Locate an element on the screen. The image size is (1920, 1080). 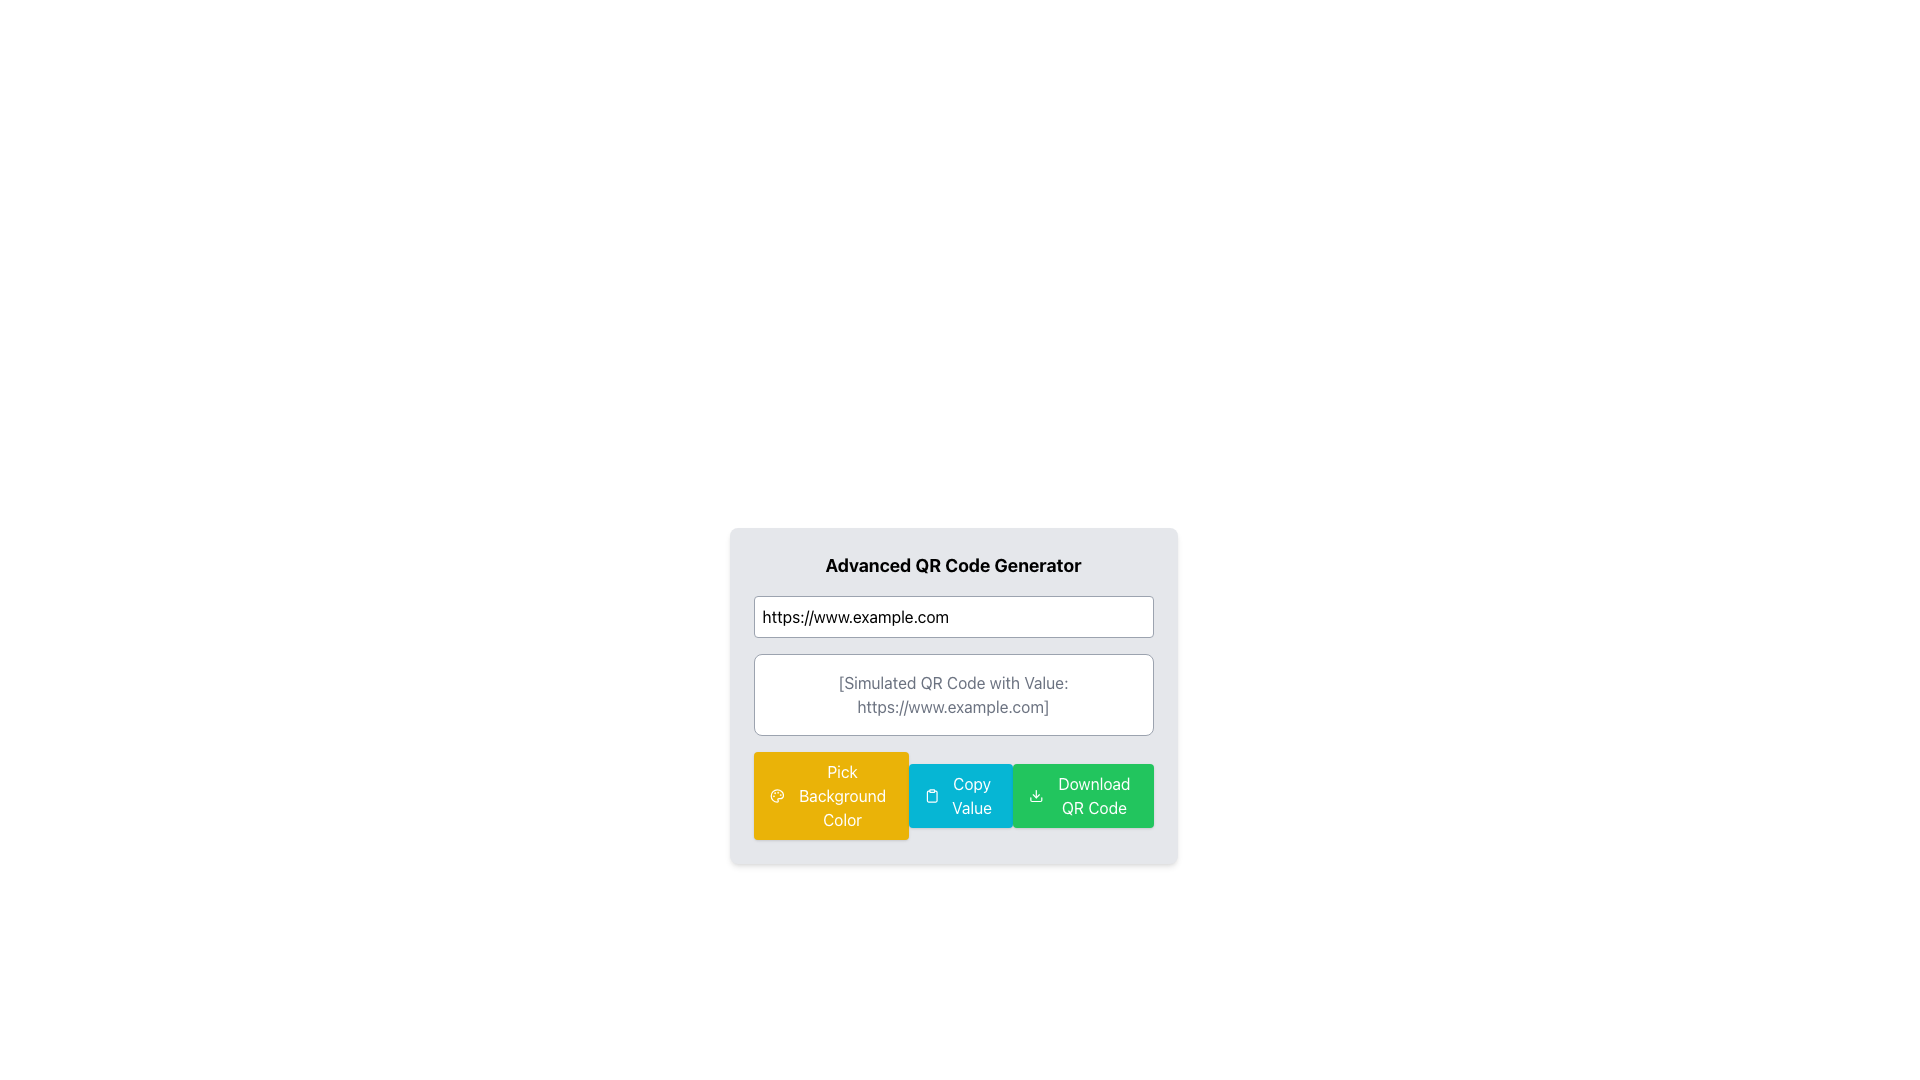
each button in the Button Group located at the bottom of the 'Advanced QR Code Generator' modal is located at coordinates (952, 794).